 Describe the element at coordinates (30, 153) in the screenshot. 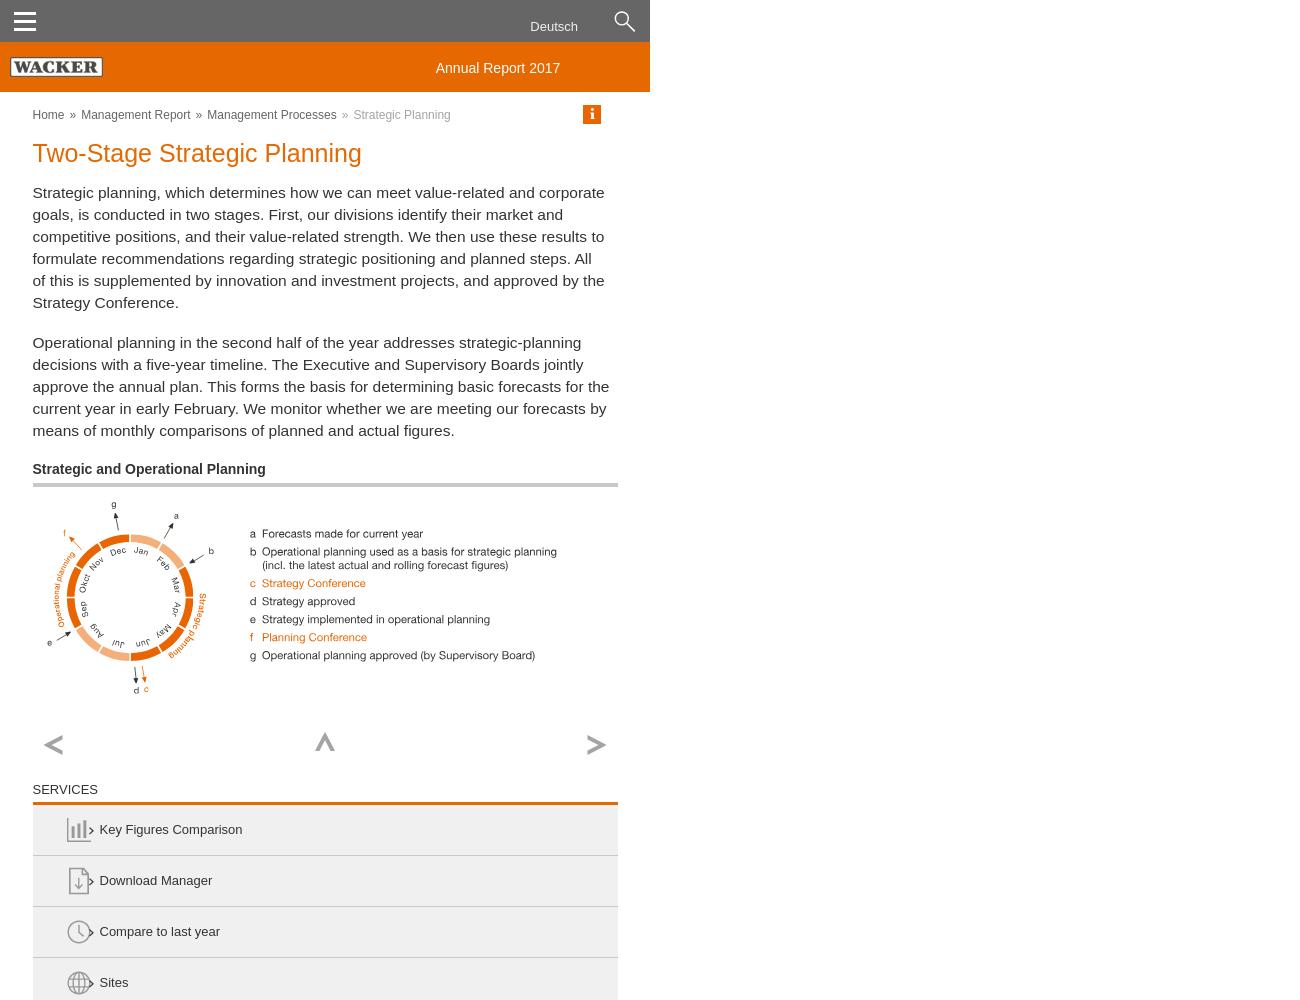

I see `'Two-Stage Strategic Planning'` at that location.